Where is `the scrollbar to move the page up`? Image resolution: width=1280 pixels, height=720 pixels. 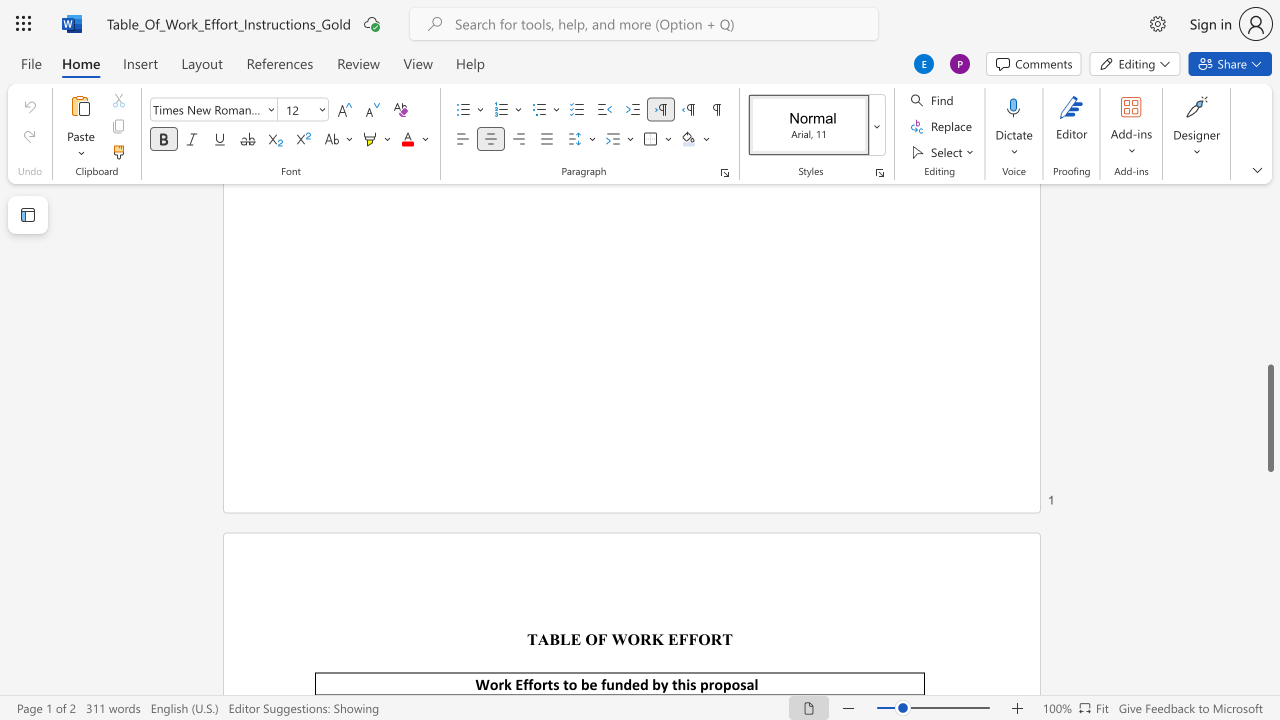
the scrollbar to move the page up is located at coordinates (1269, 280).